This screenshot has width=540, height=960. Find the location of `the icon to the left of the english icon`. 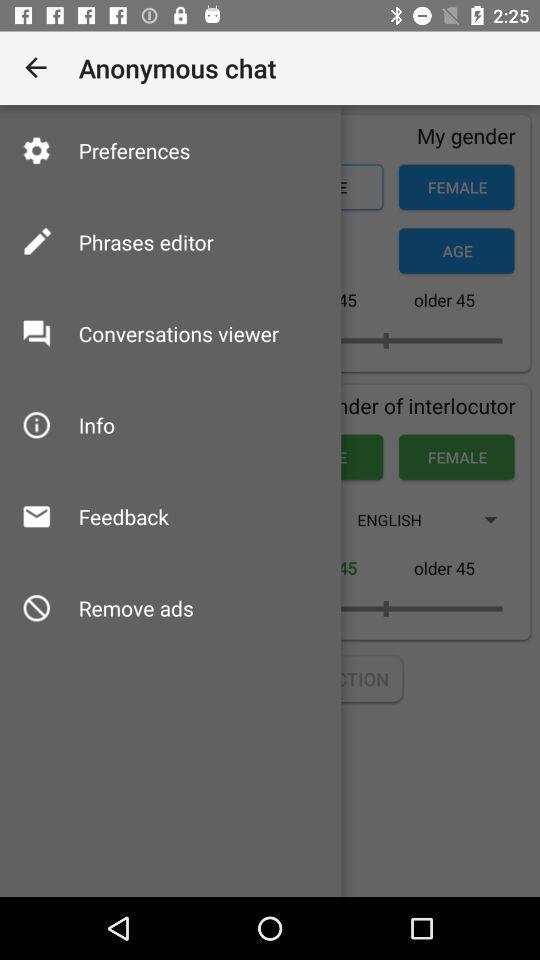

the icon to the left of the english icon is located at coordinates (123, 515).